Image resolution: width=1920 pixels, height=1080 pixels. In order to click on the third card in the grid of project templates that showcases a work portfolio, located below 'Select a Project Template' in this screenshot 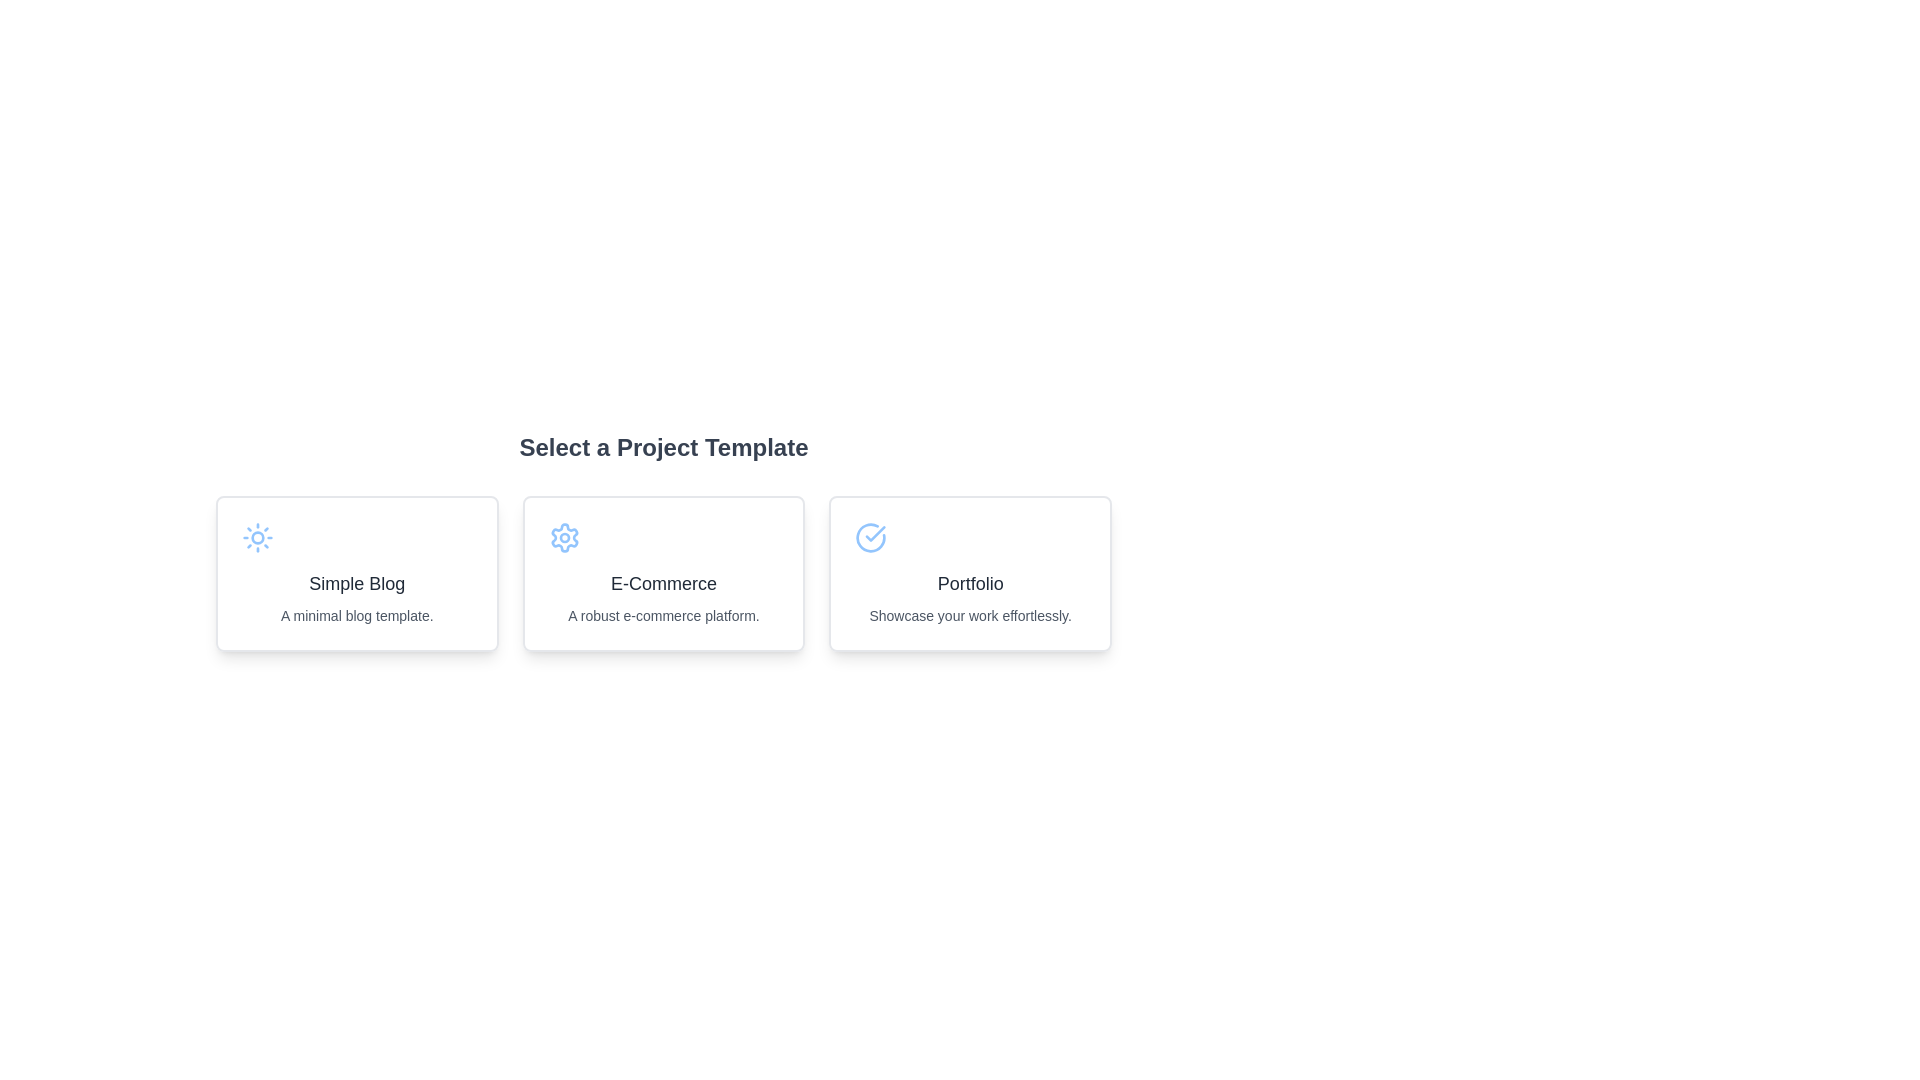, I will do `click(970, 574)`.